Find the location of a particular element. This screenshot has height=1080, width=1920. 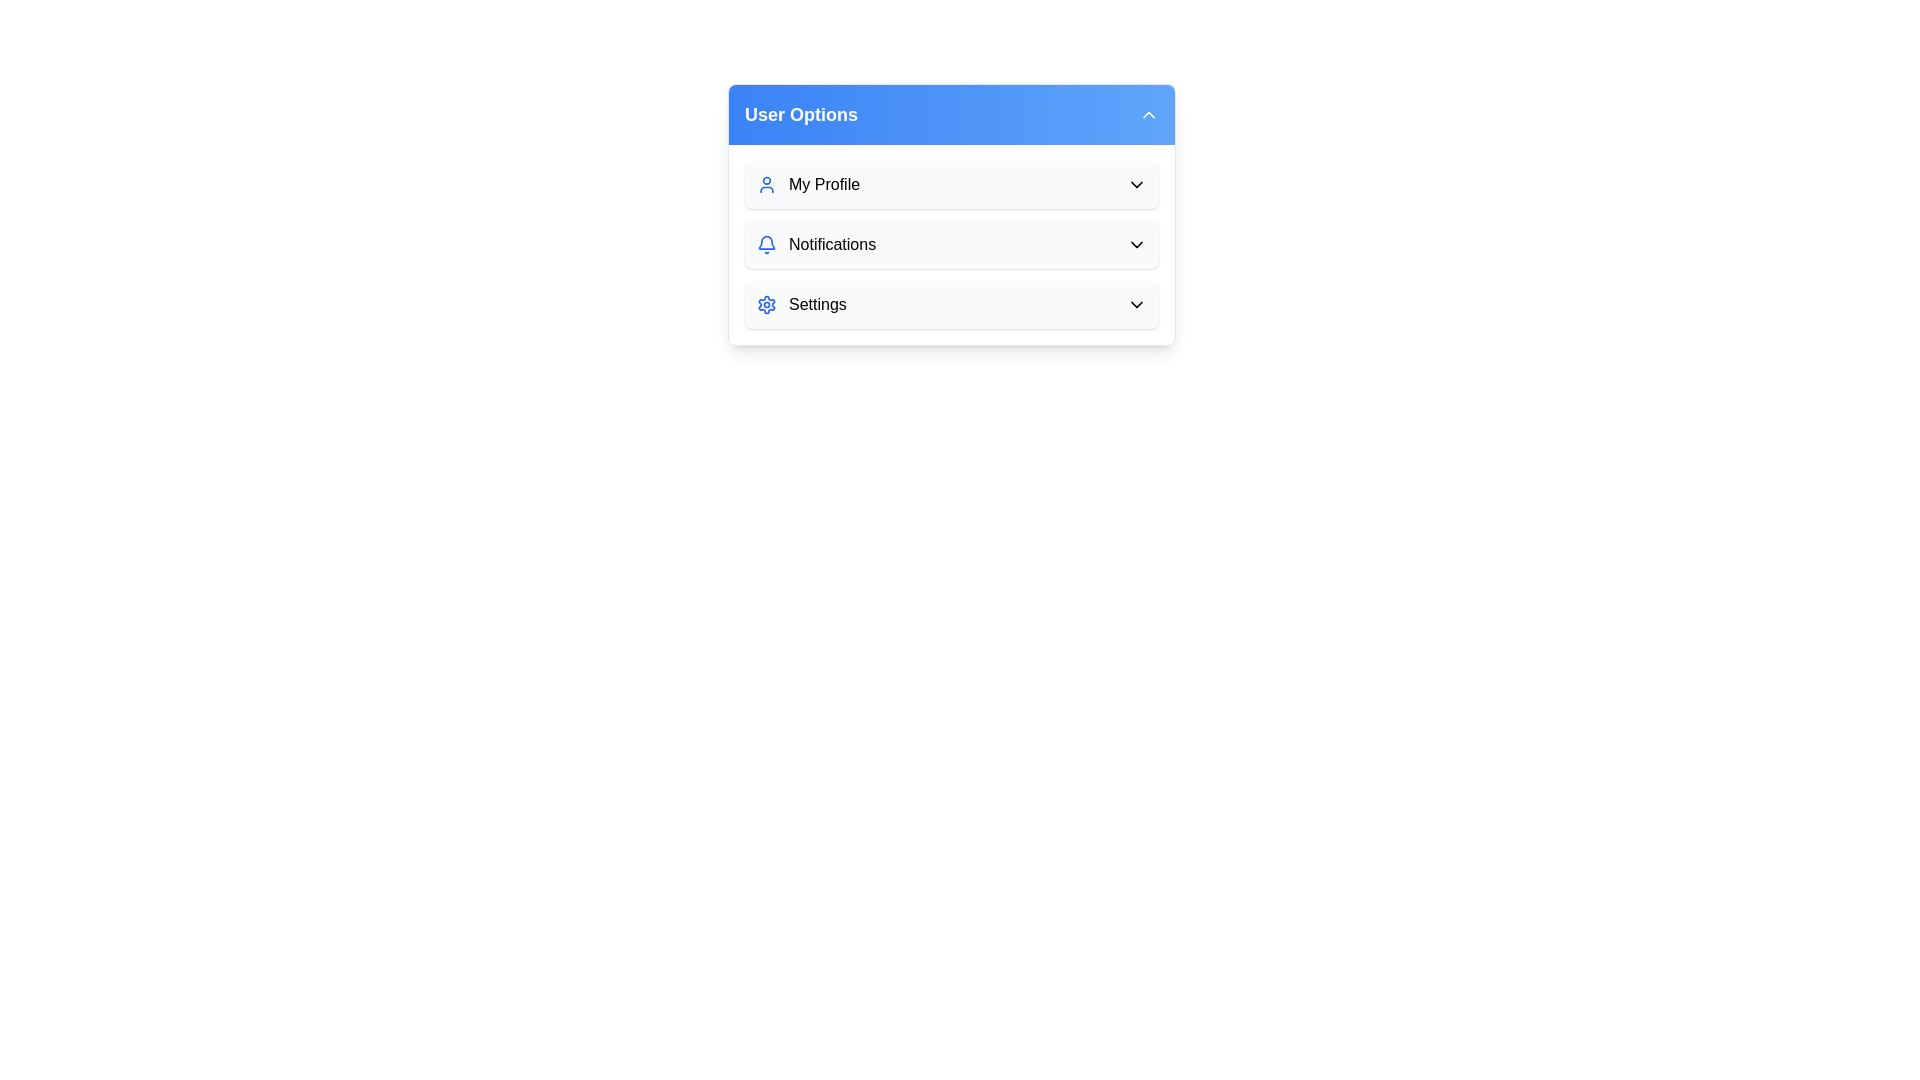

the blue gear icon representing 'Settings' located at the bottom of the 'User Options' panel to use it as an indicator for settings is located at coordinates (766, 304).